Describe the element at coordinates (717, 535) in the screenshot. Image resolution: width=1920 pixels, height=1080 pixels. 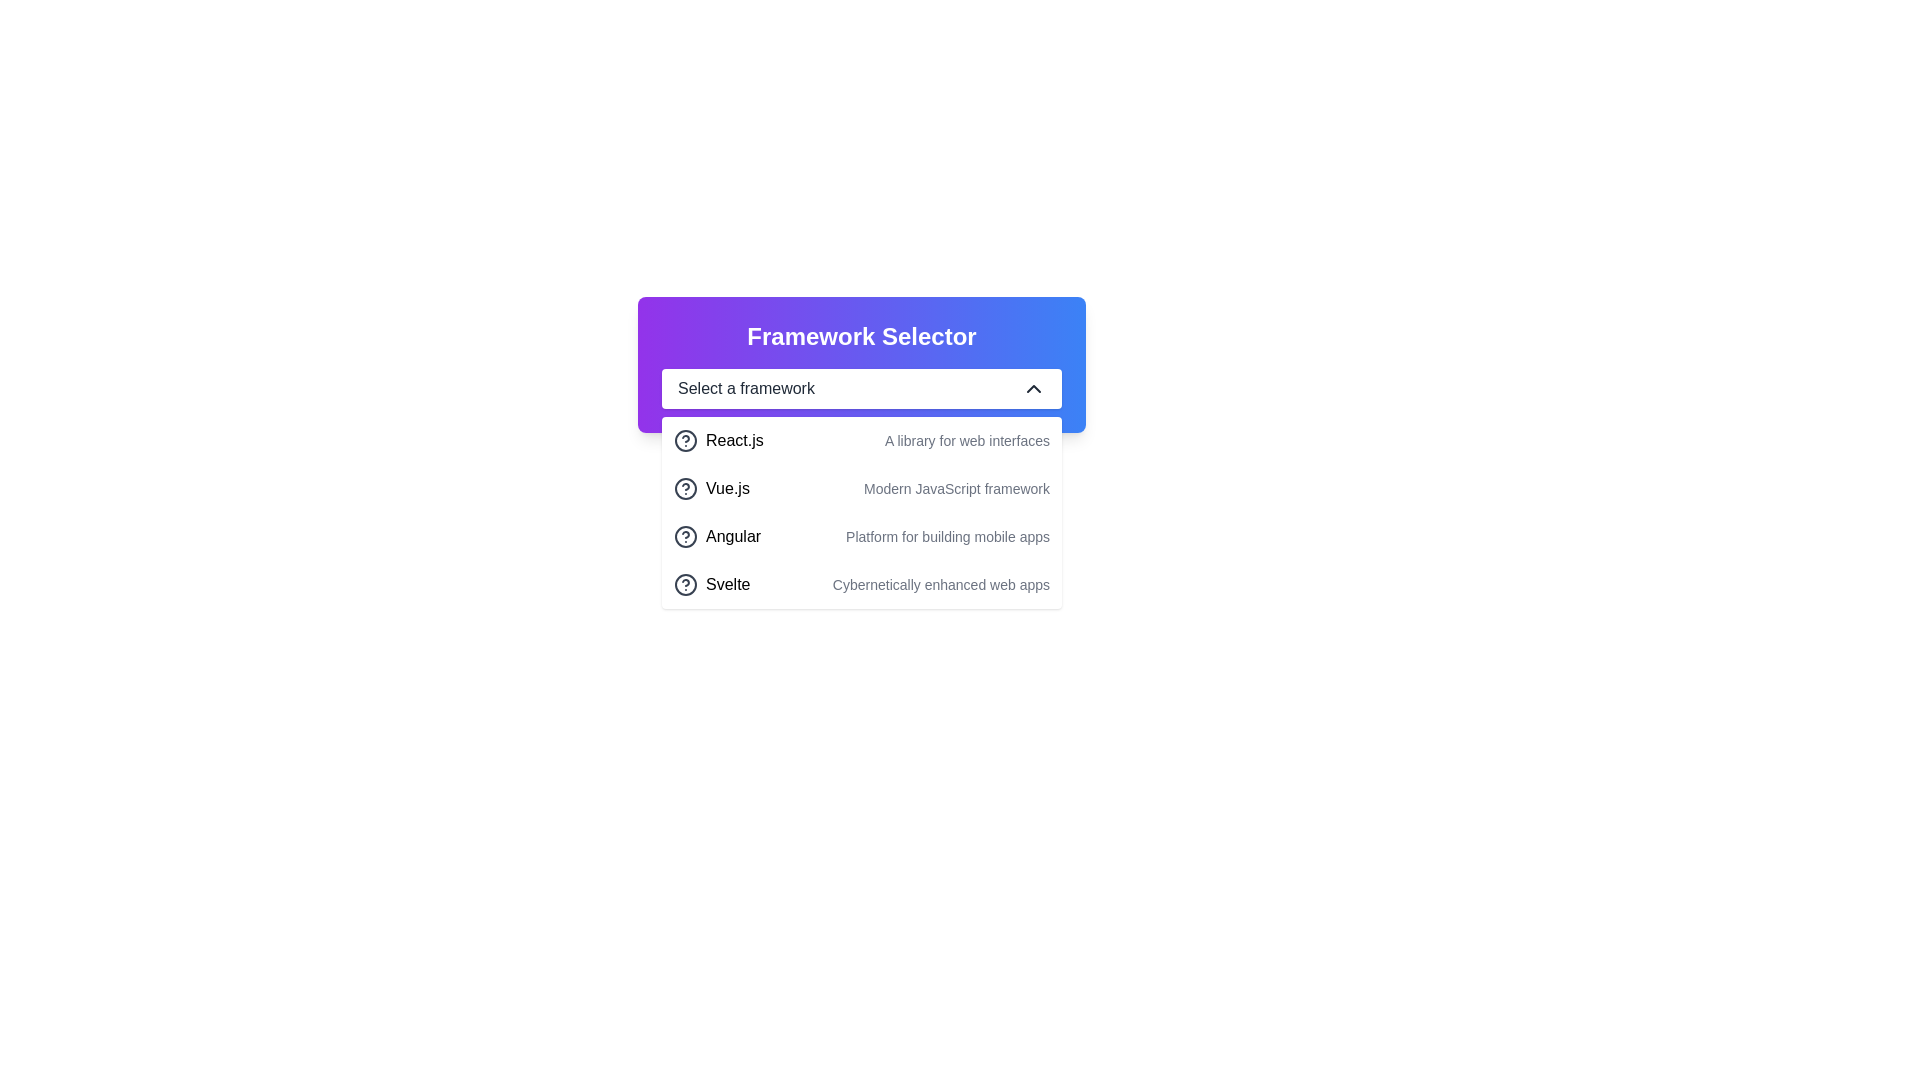
I see `the third item` at that location.